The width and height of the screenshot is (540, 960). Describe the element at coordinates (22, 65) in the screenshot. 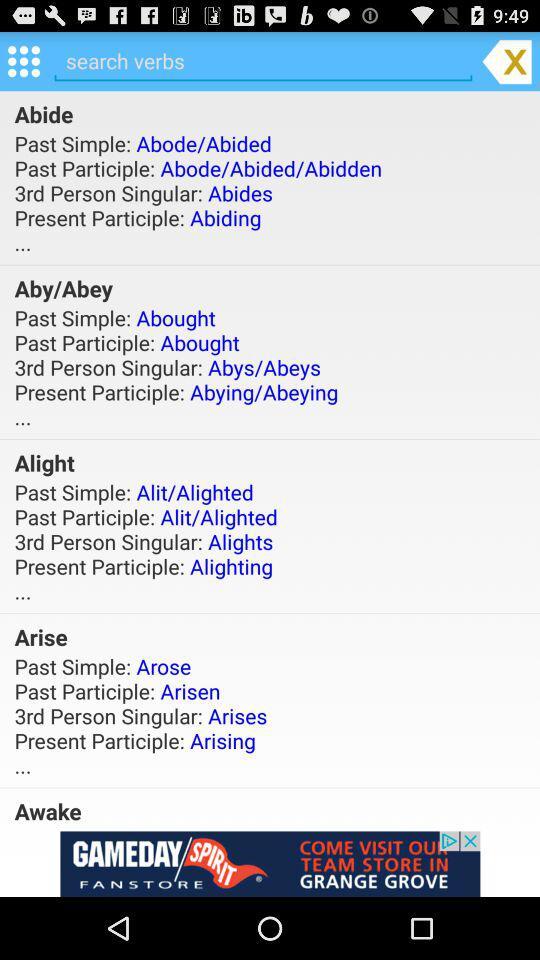

I see `the dialpad icon` at that location.